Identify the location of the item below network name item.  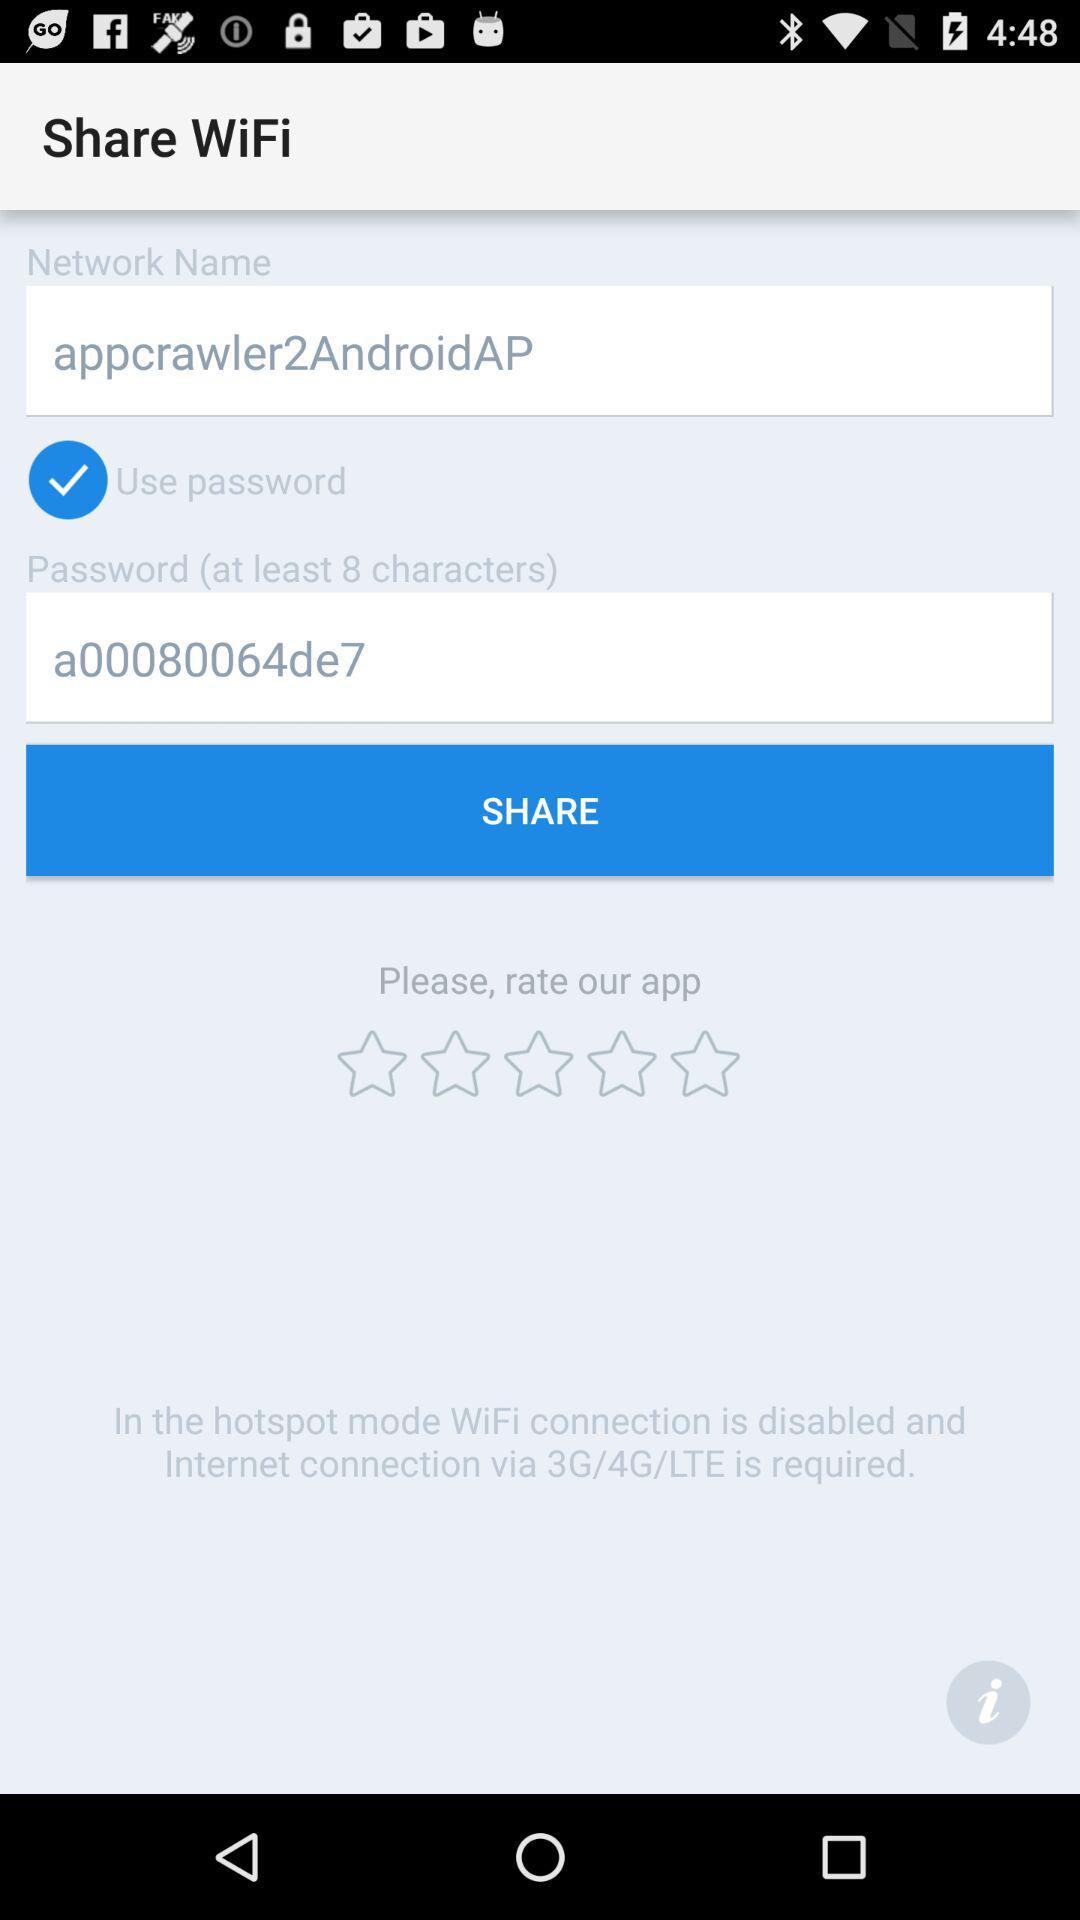
(540, 351).